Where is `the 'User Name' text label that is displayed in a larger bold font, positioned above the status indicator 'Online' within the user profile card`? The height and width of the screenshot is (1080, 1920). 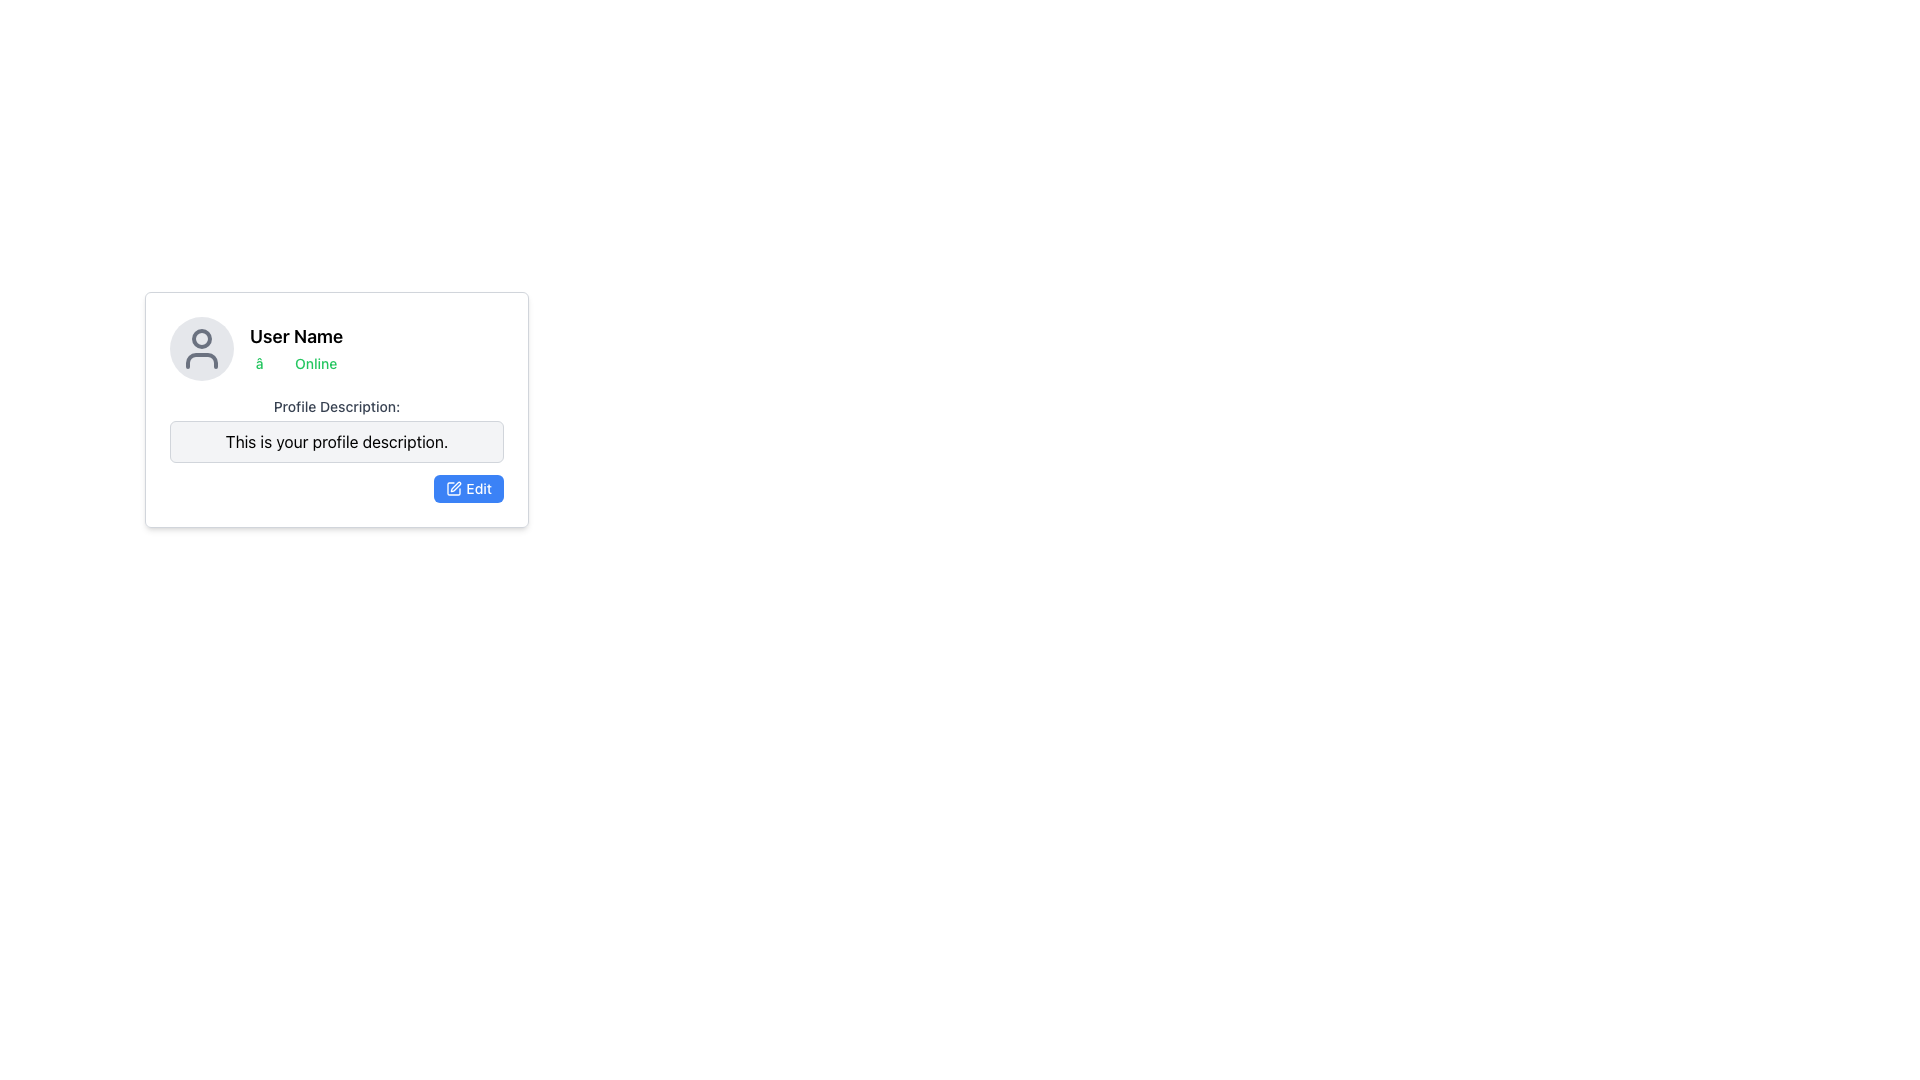 the 'User Name' text label that is displayed in a larger bold font, positioned above the status indicator 'Online' within the user profile card is located at coordinates (295, 335).